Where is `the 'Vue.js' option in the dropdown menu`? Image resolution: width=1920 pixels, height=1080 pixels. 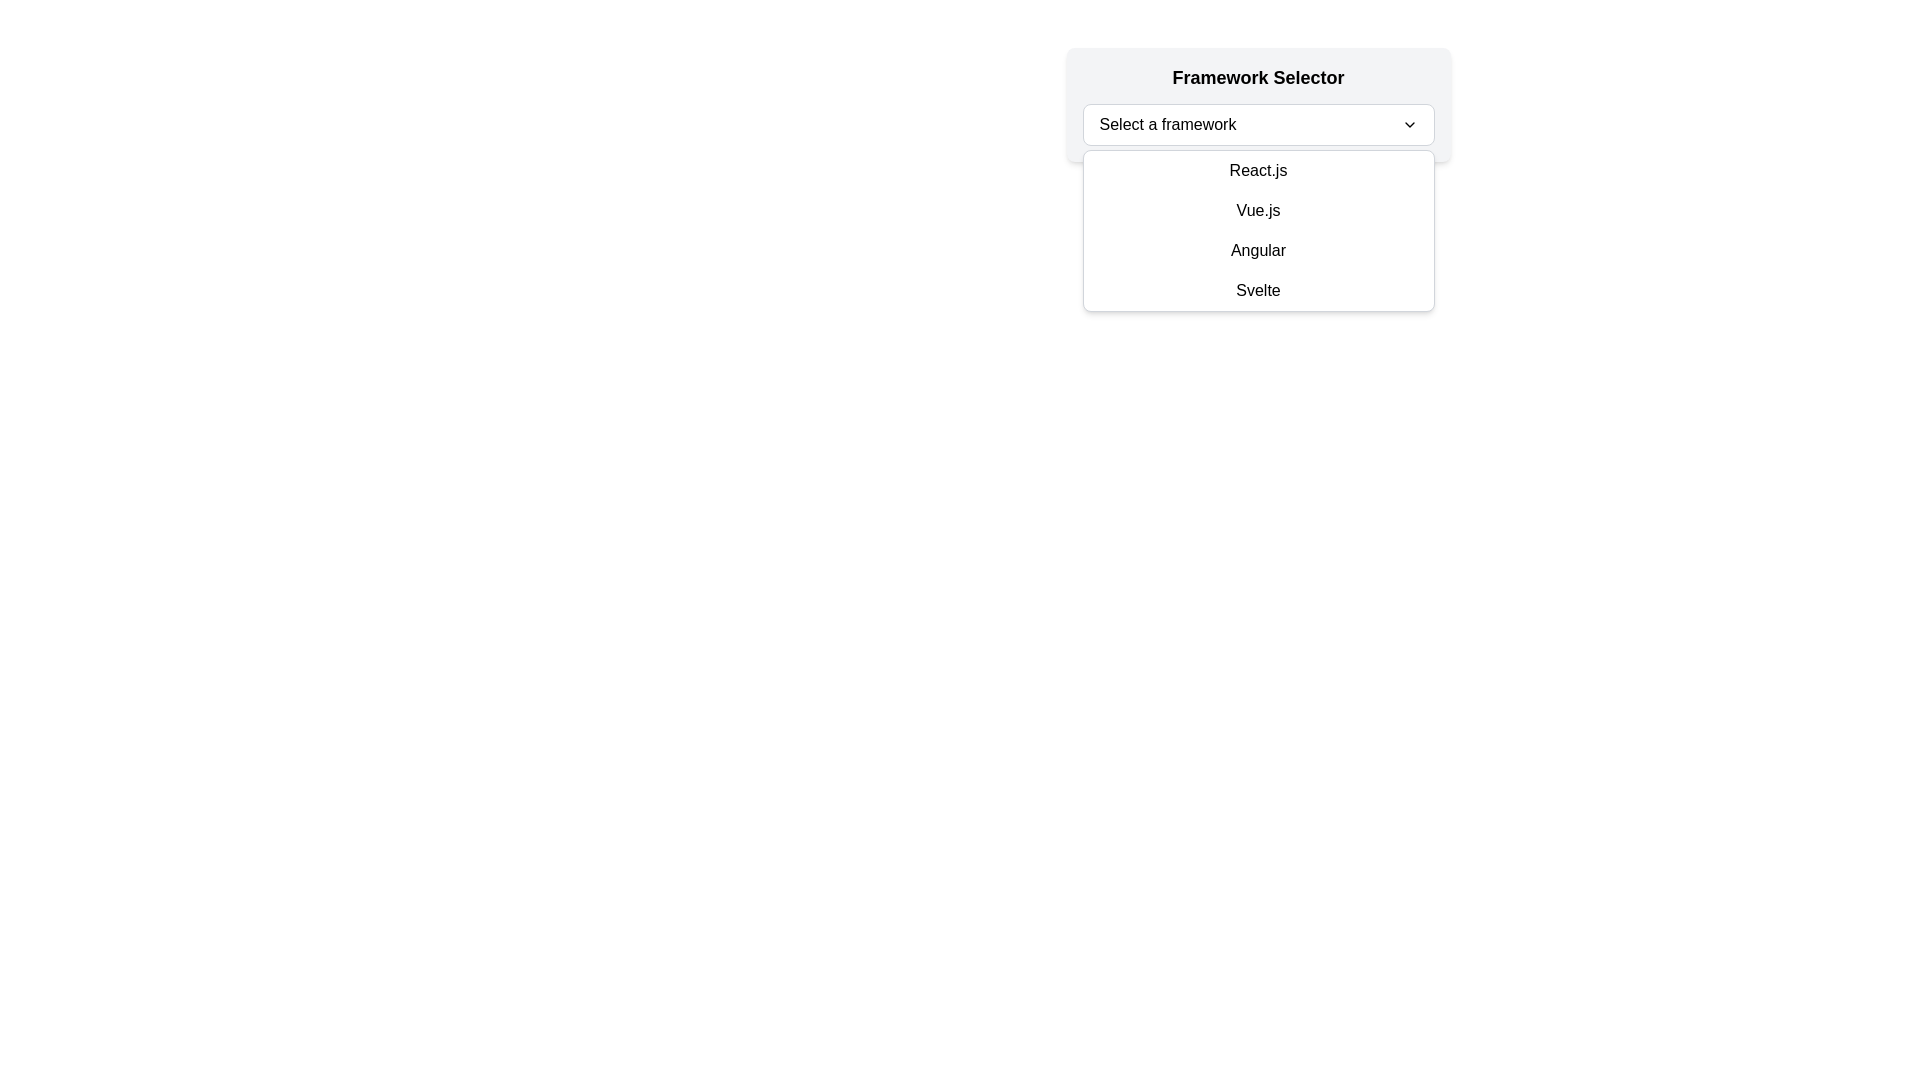 the 'Vue.js' option in the dropdown menu is located at coordinates (1257, 211).